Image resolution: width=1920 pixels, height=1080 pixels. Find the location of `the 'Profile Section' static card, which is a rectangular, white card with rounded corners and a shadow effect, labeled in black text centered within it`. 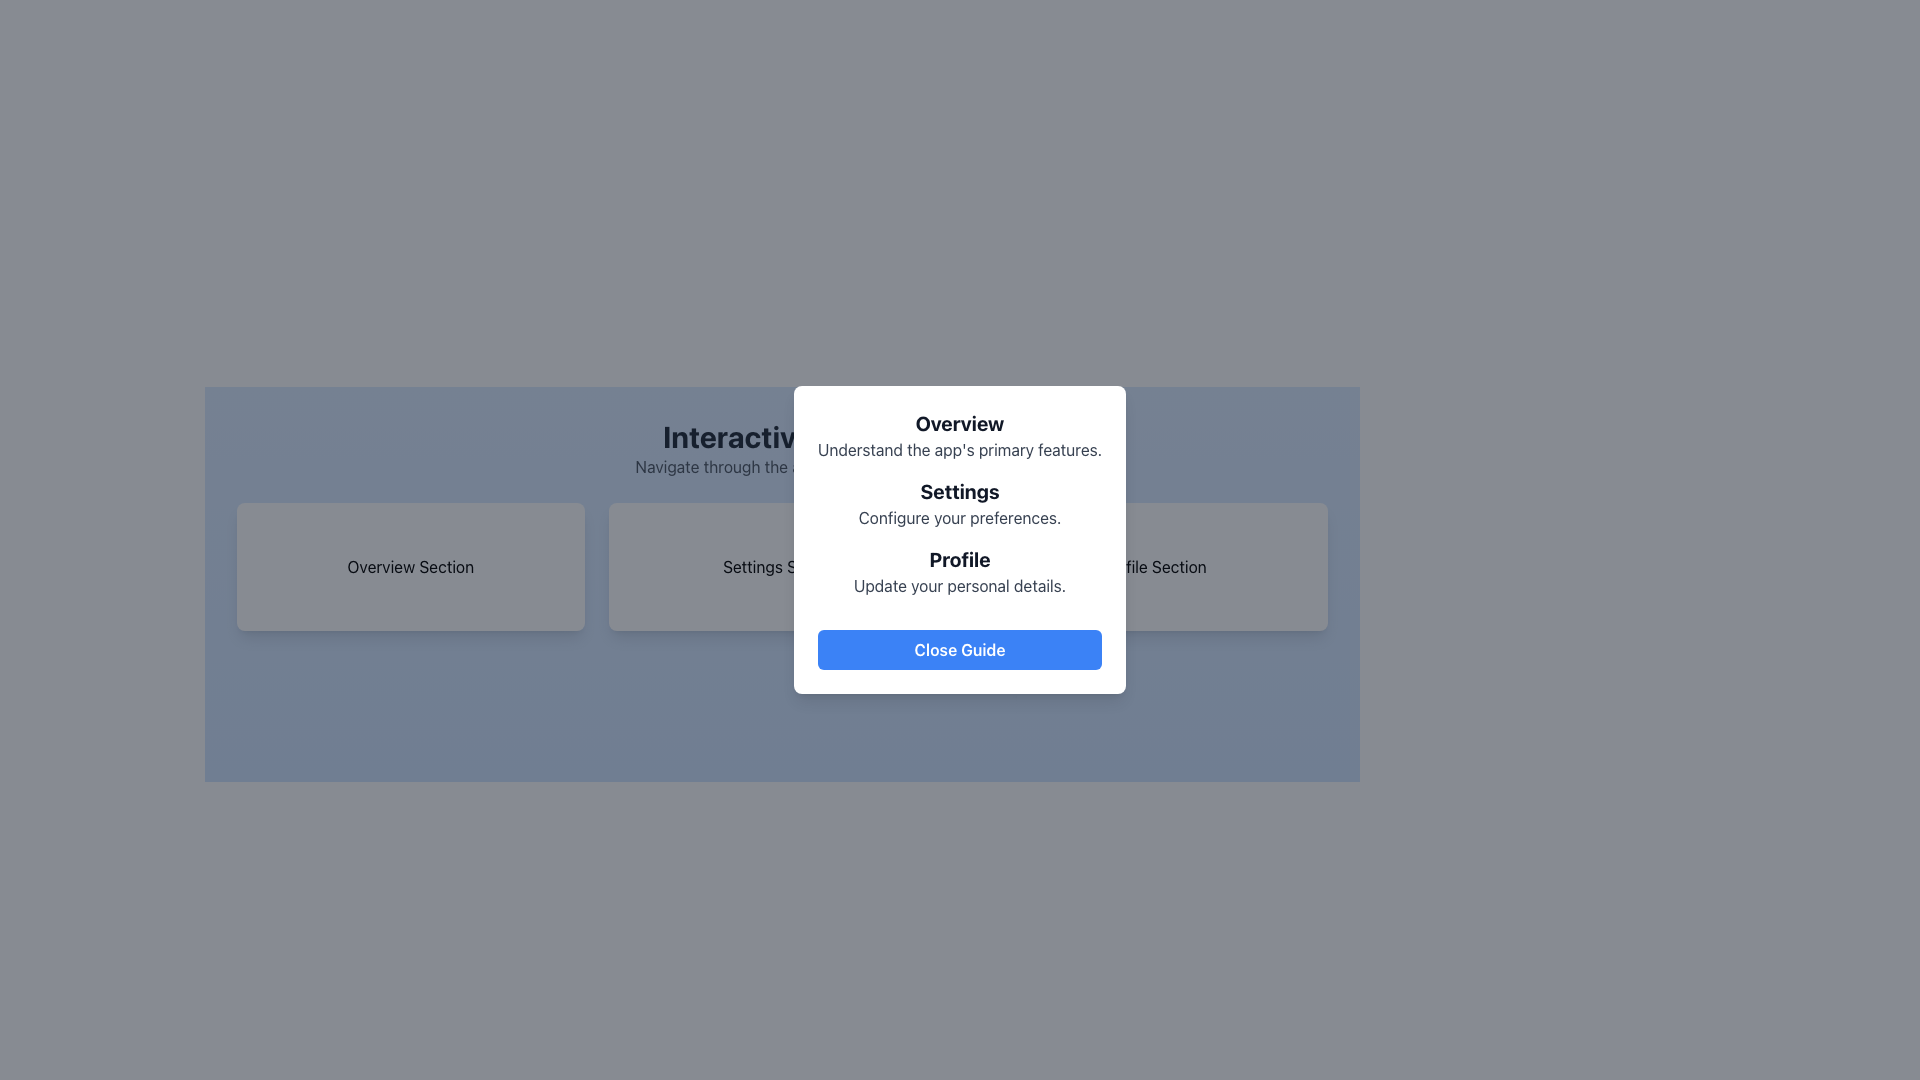

the 'Profile Section' static card, which is a rectangular, white card with rounded corners and a shadow effect, labeled in black text centered within it is located at coordinates (1154, 567).